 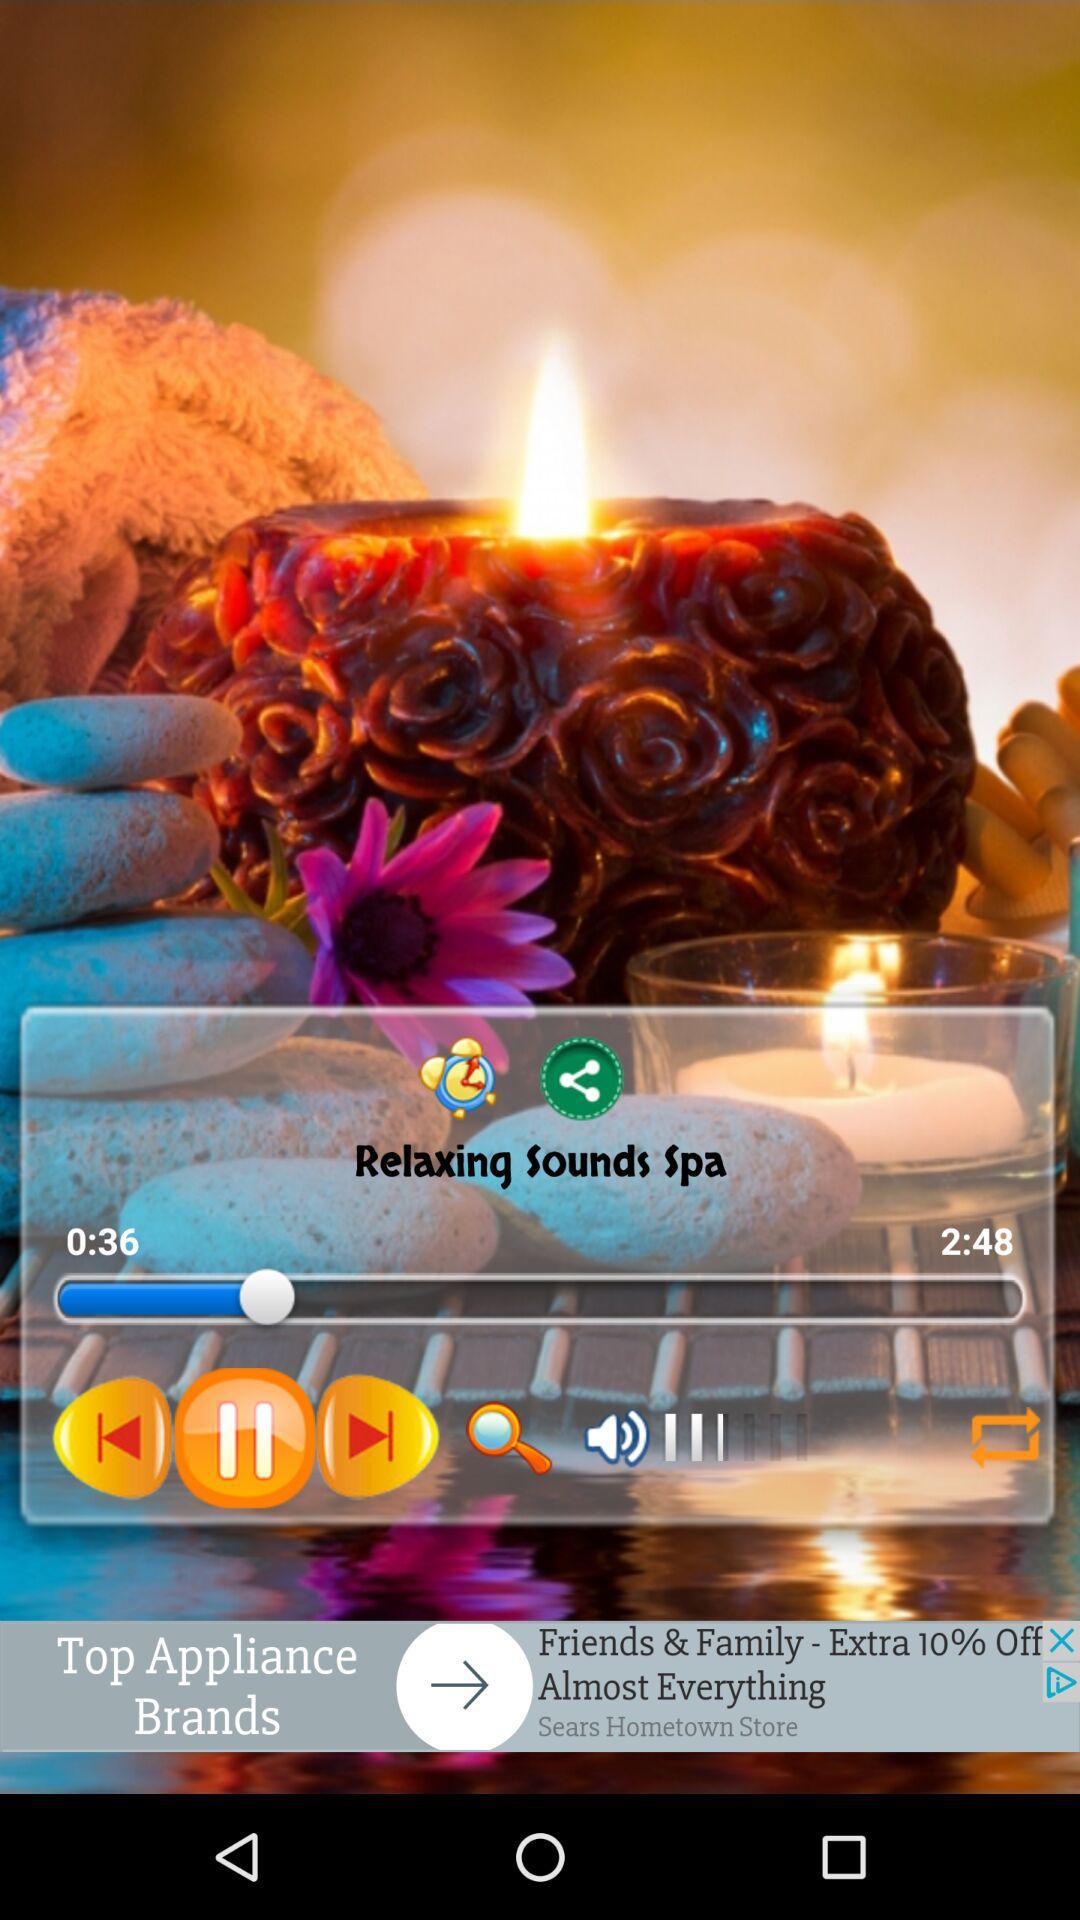 I want to click on share button, so click(x=582, y=1077).